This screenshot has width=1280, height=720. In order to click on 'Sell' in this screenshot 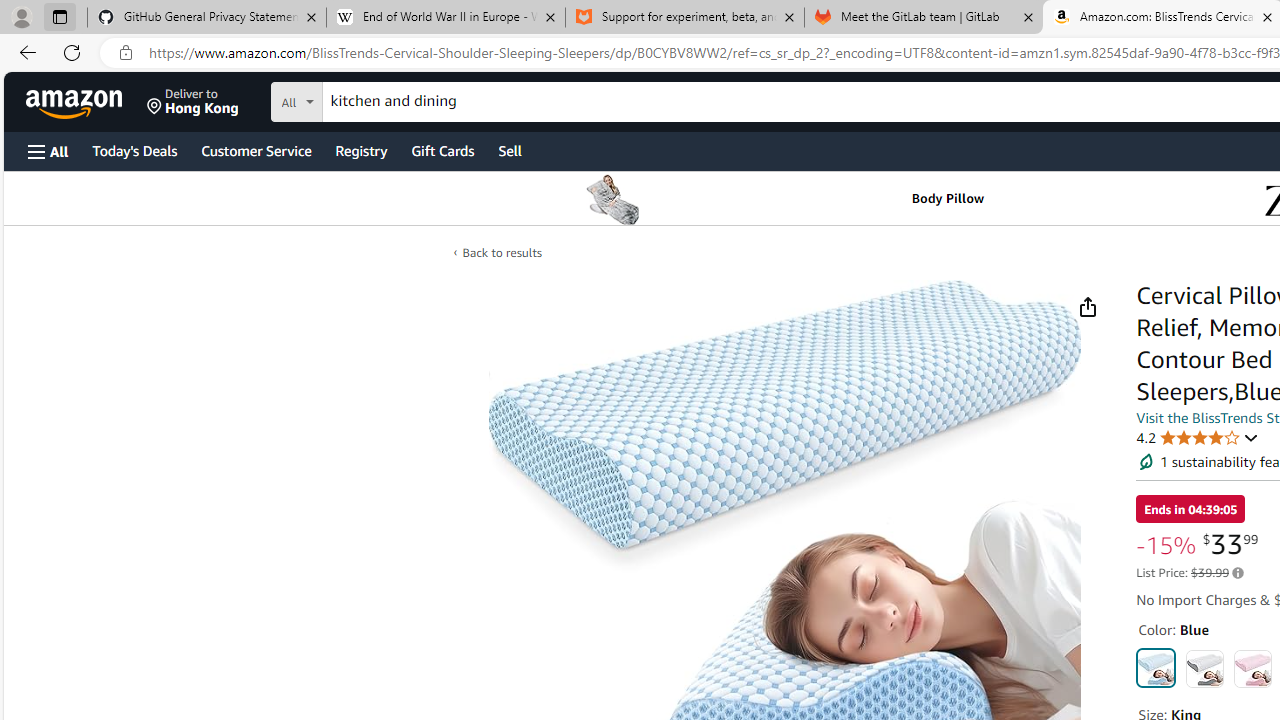, I will do `click(510, 149)`.